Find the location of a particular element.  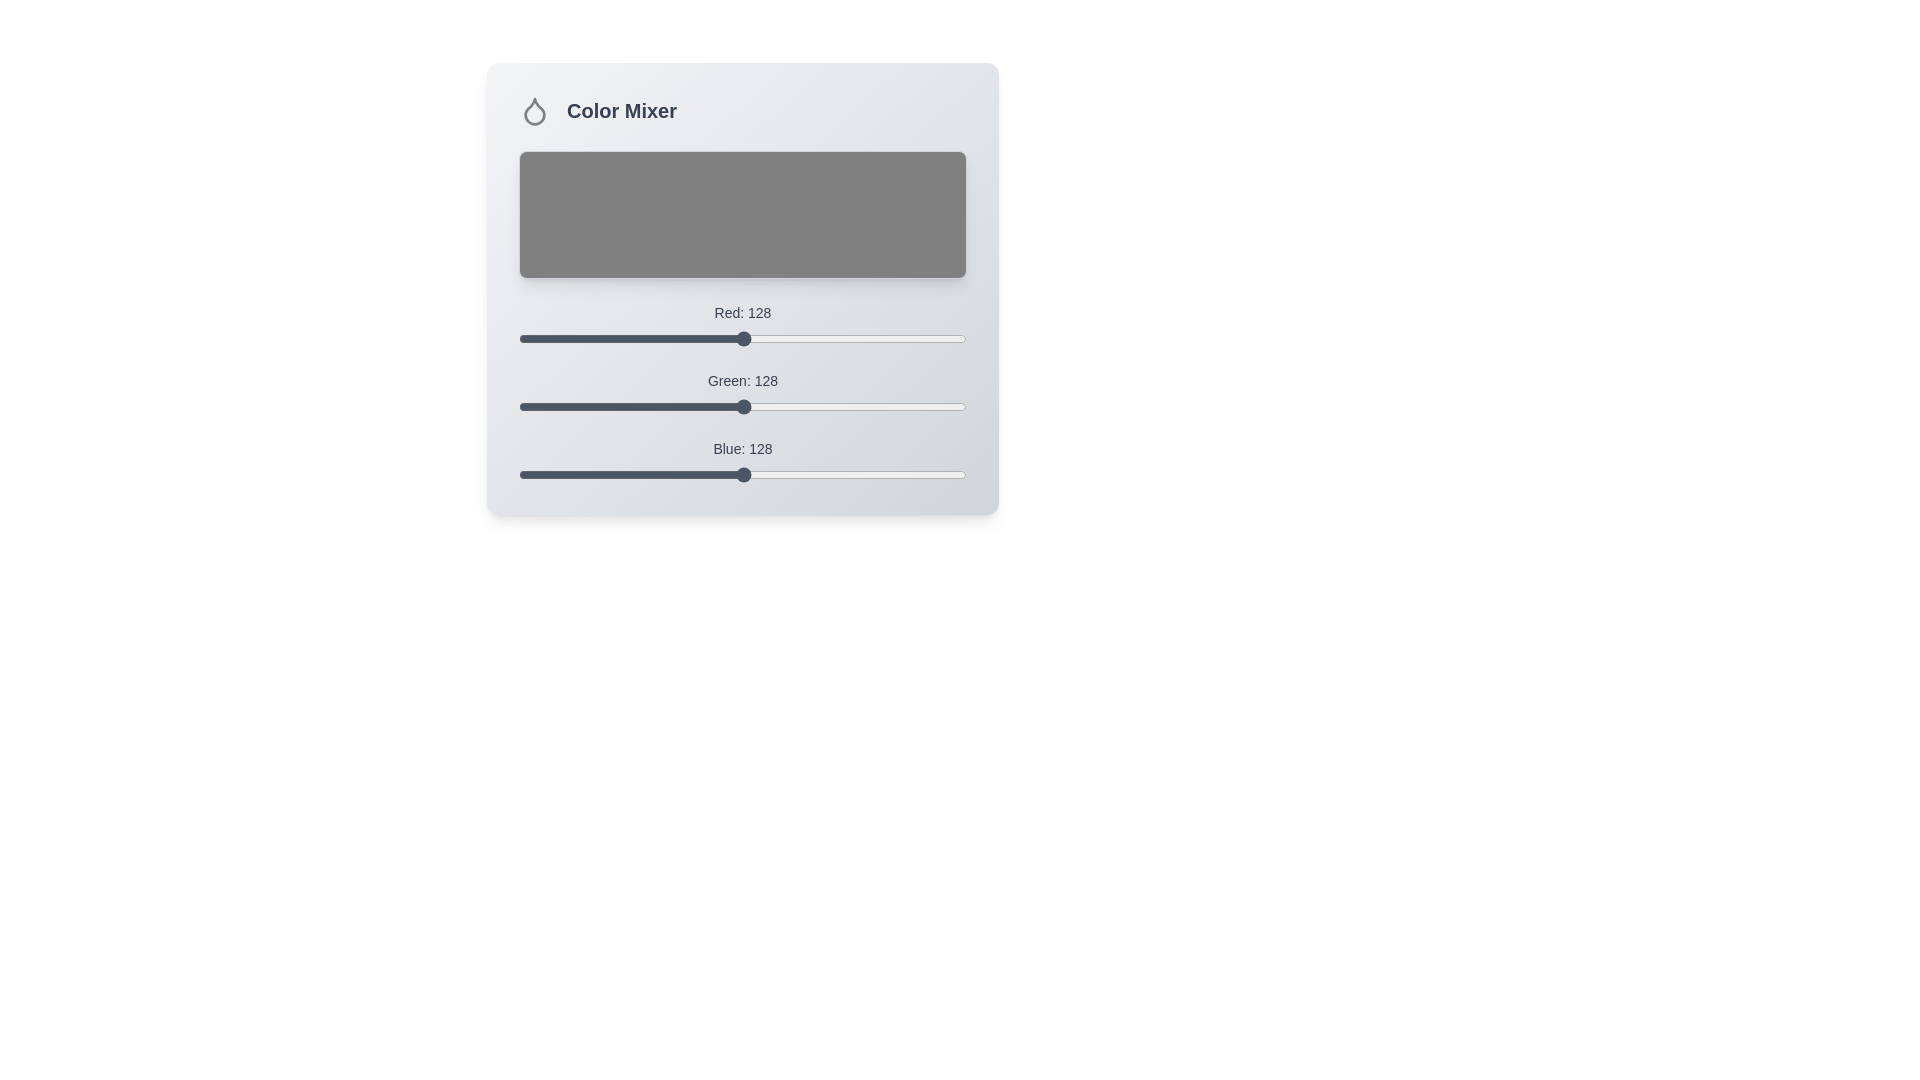

the red color slider to set the red value to 42 is located at coordinates (591, 338).